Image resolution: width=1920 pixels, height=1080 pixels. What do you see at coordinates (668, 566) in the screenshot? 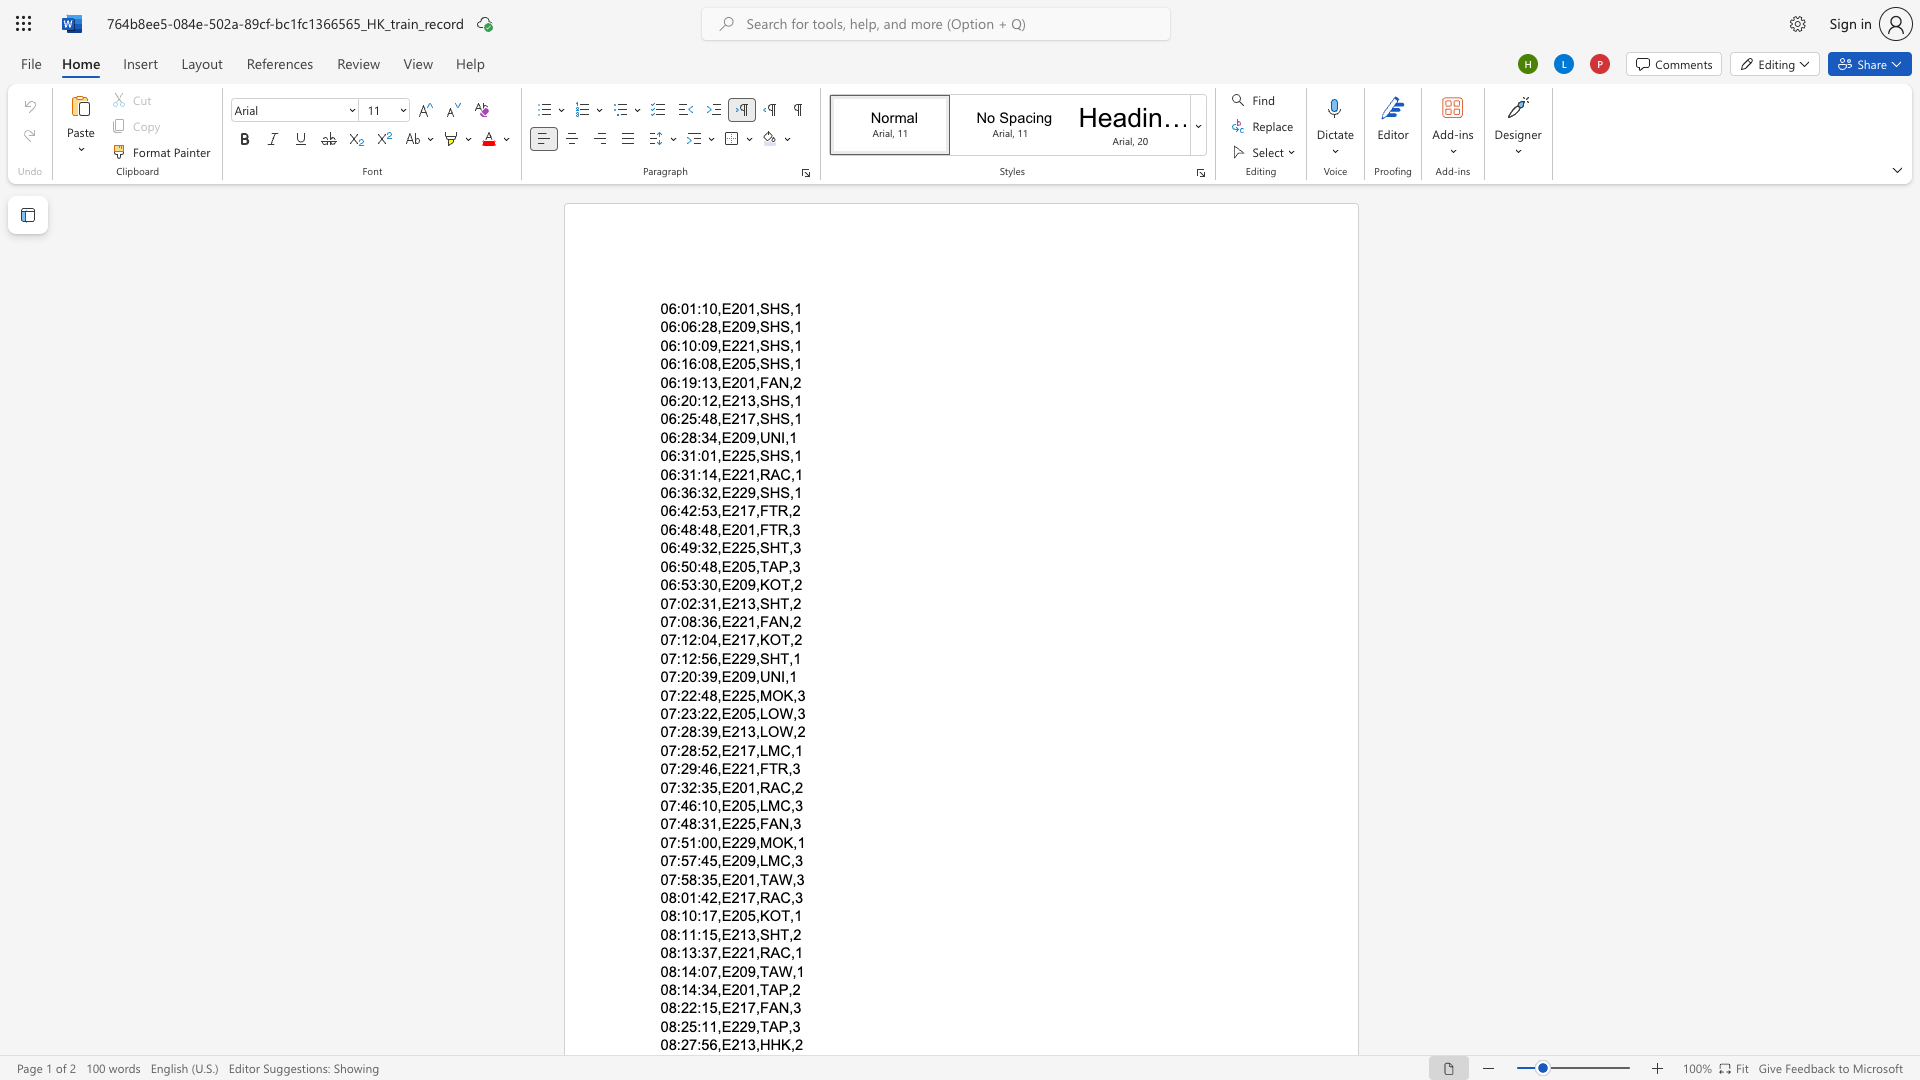
I see `the subset text "6:50:48" within the text "06:50:48,E205,TAP,3"` at bounding box center [668, 566].